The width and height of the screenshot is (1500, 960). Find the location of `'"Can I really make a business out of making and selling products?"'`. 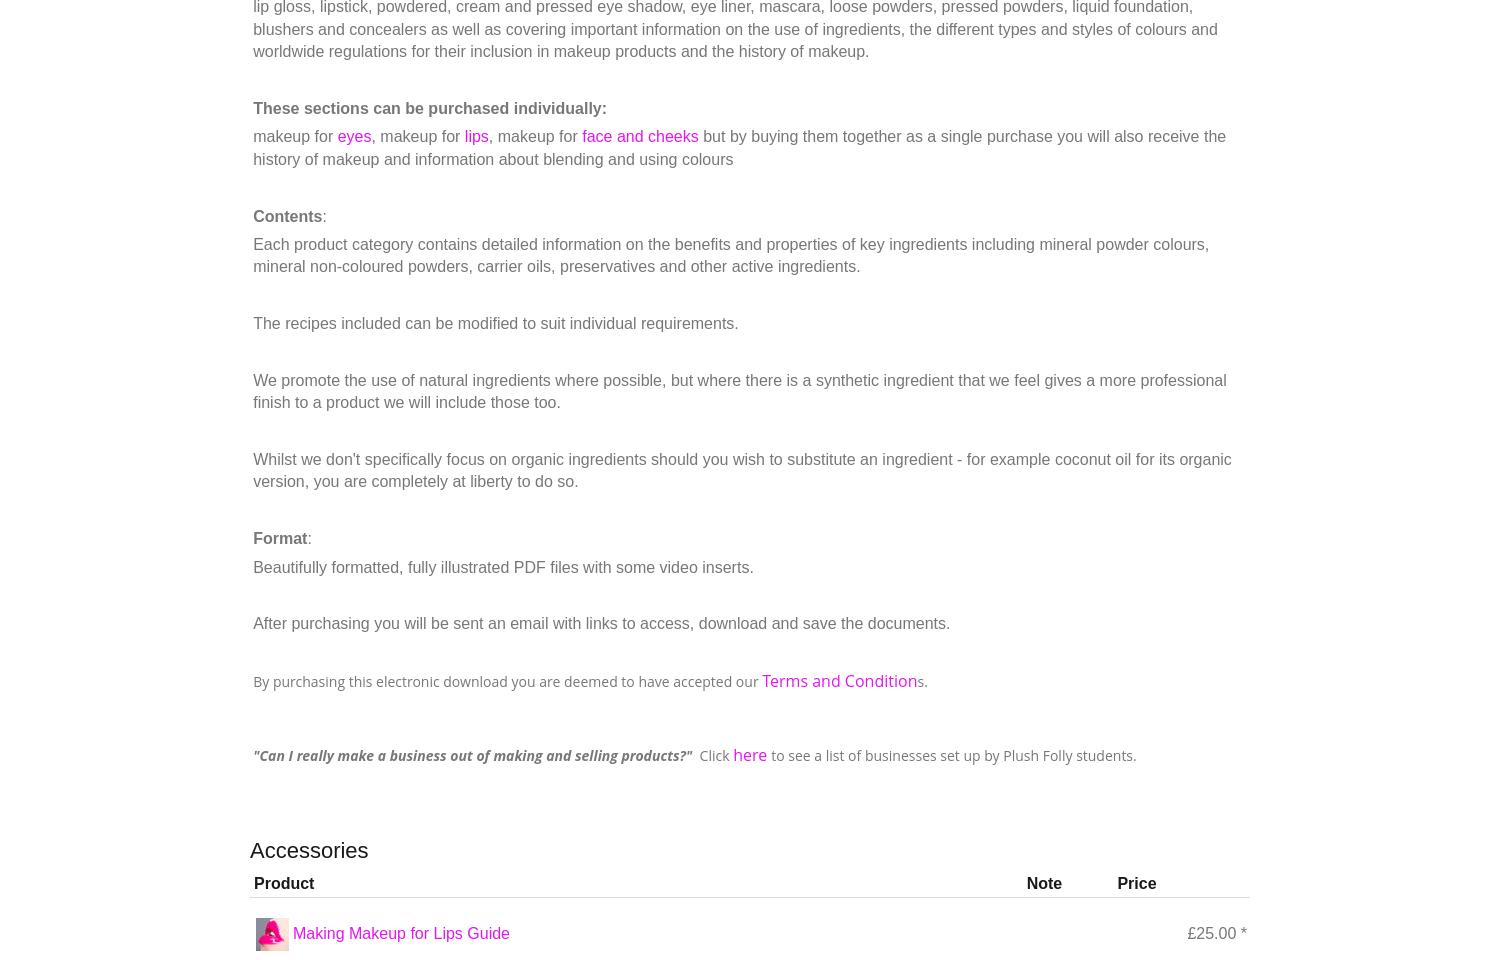

'"Can I really make a business out of making and selling products?"' is located at coordinates (253, 754).